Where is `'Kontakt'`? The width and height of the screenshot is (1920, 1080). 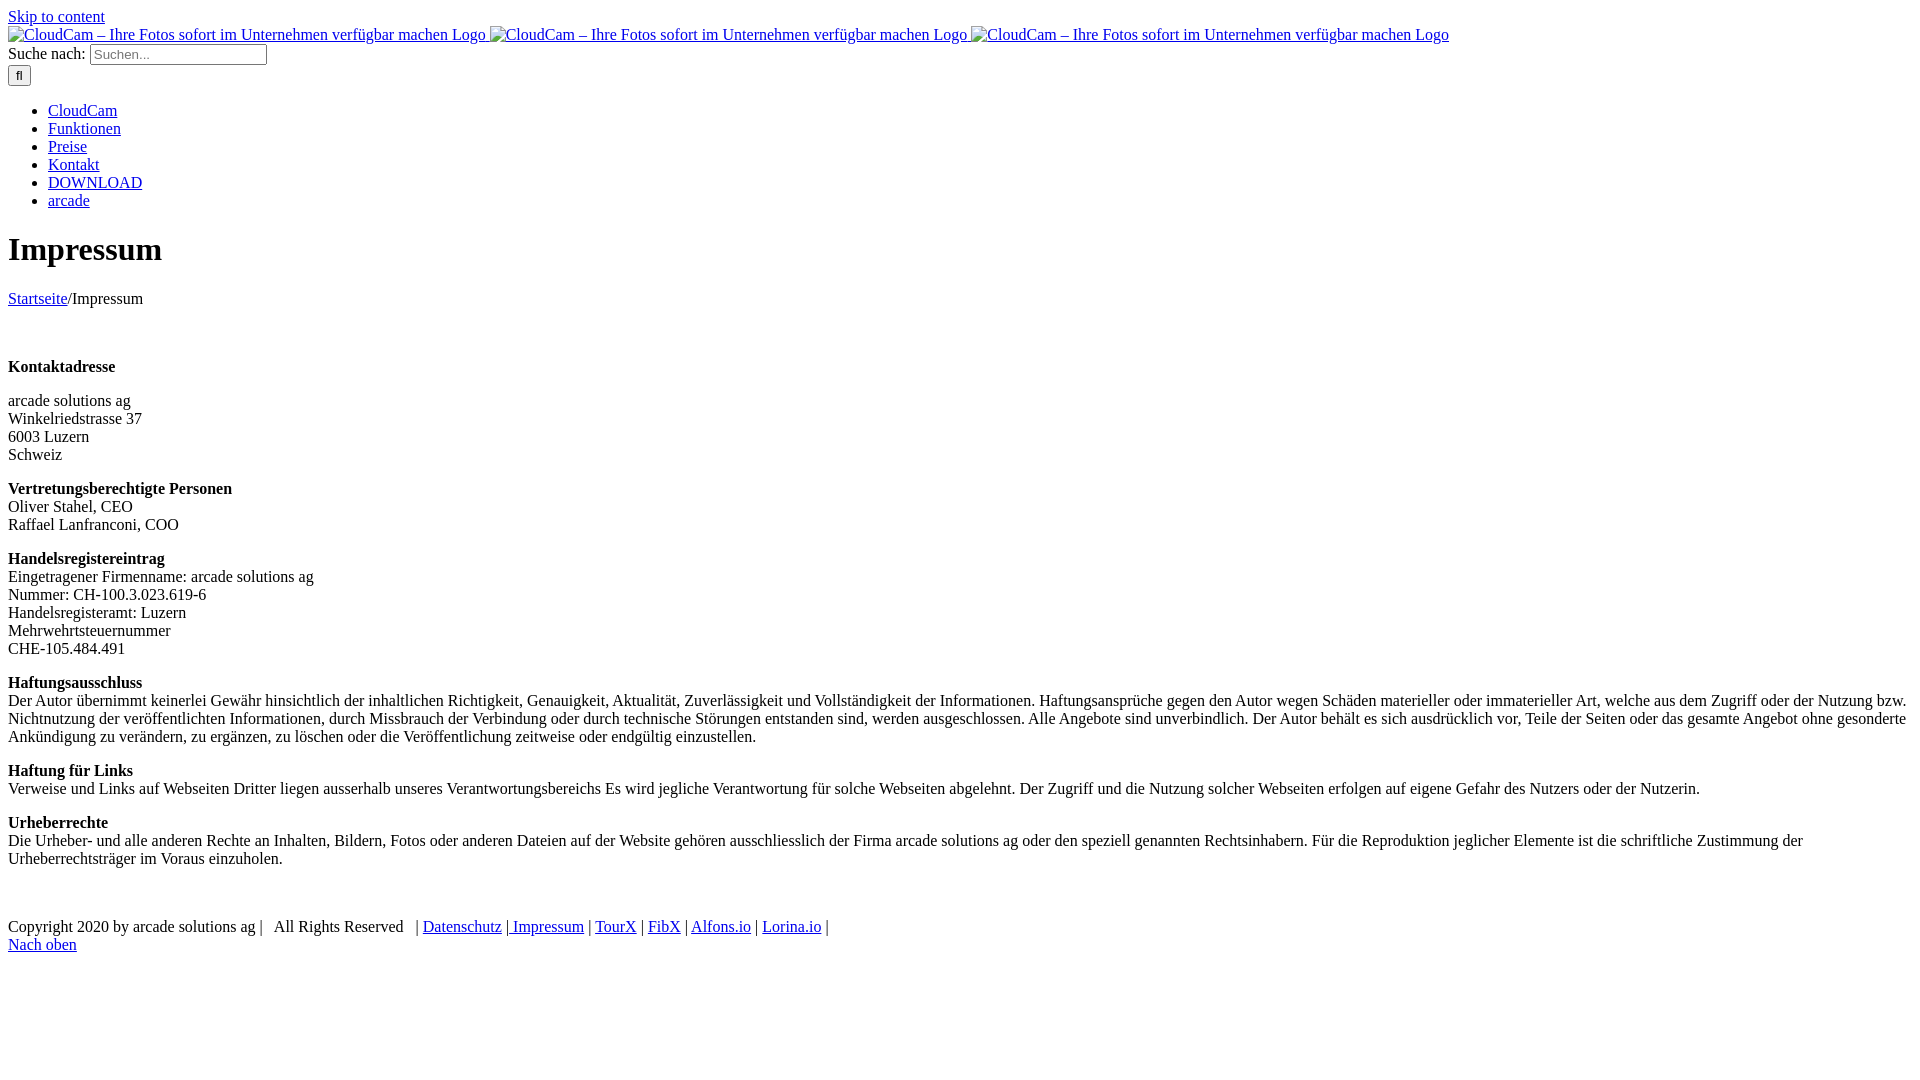 'Kontakt' is located at coordinates (73, 163).